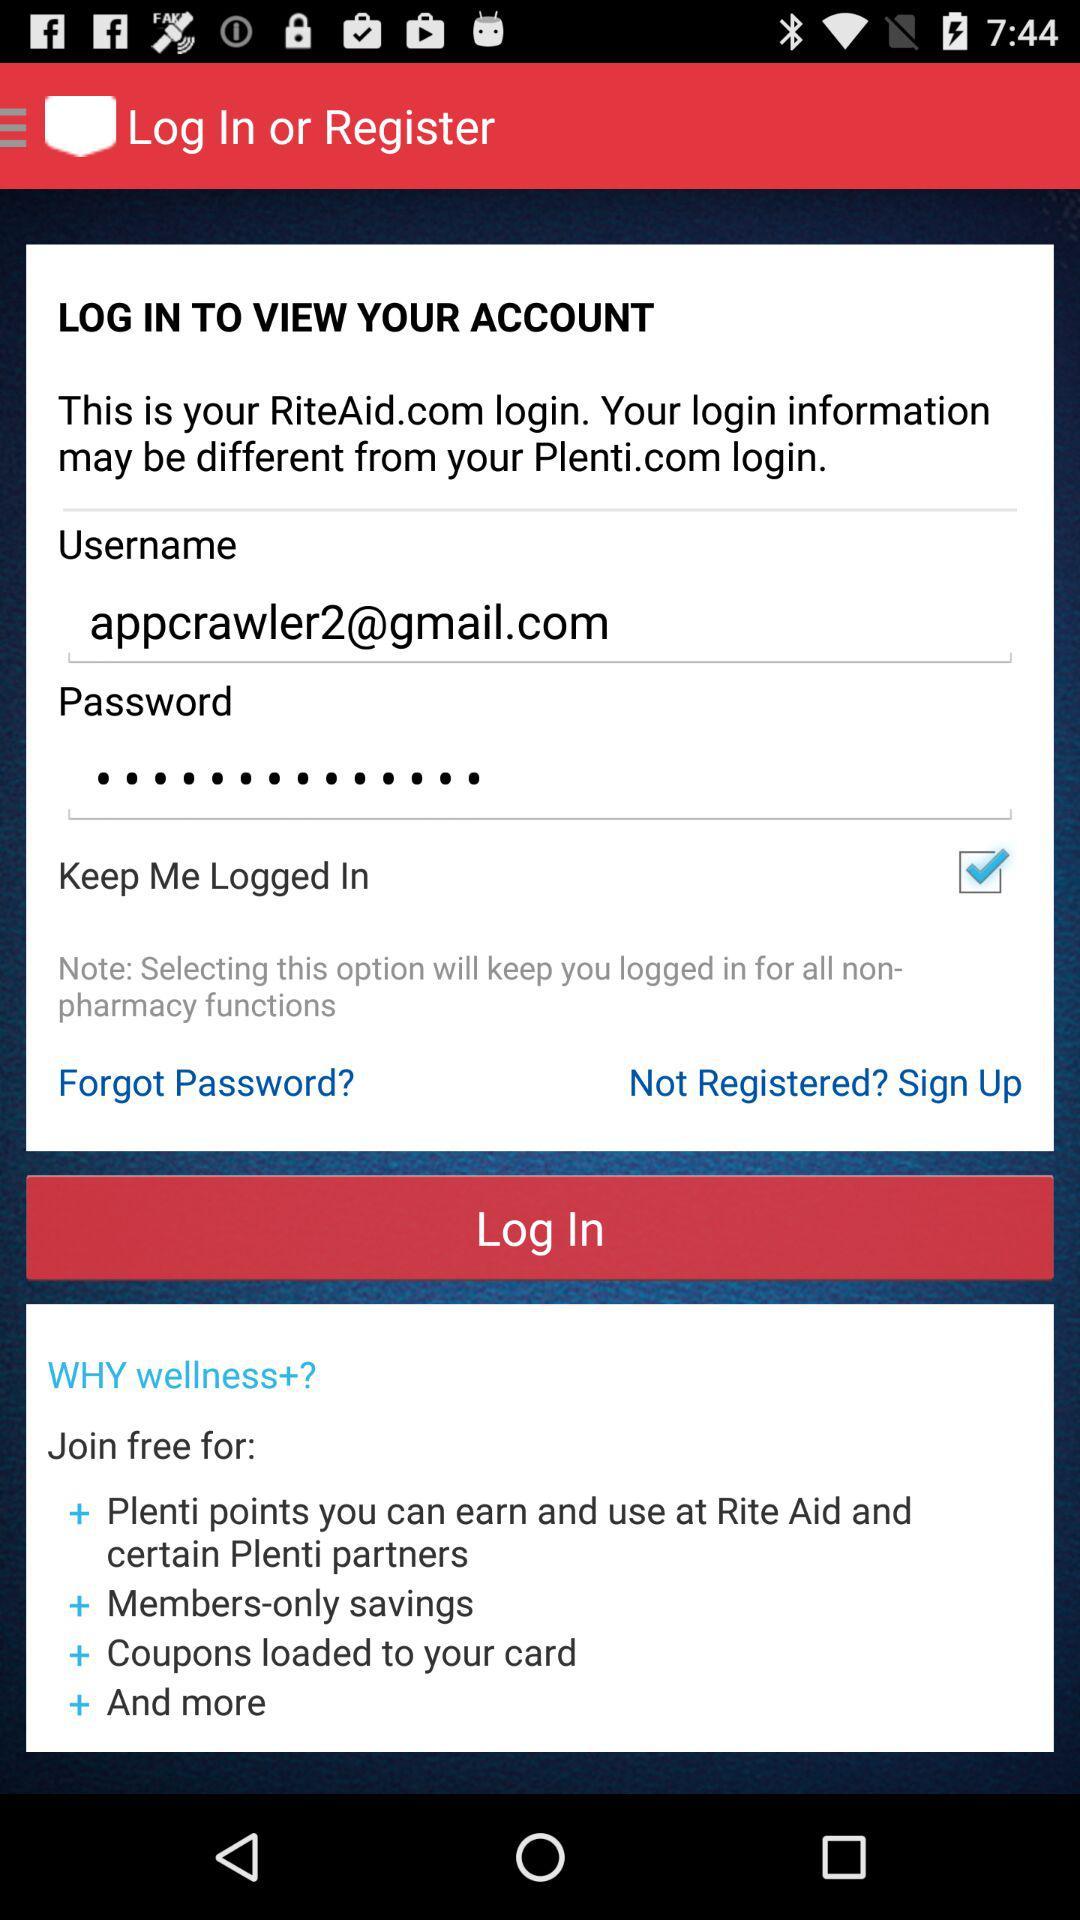  Describe the element at coordinates (979, 872) in the screenshot. I see `icon below the appcrawler3116 icon` at that location.